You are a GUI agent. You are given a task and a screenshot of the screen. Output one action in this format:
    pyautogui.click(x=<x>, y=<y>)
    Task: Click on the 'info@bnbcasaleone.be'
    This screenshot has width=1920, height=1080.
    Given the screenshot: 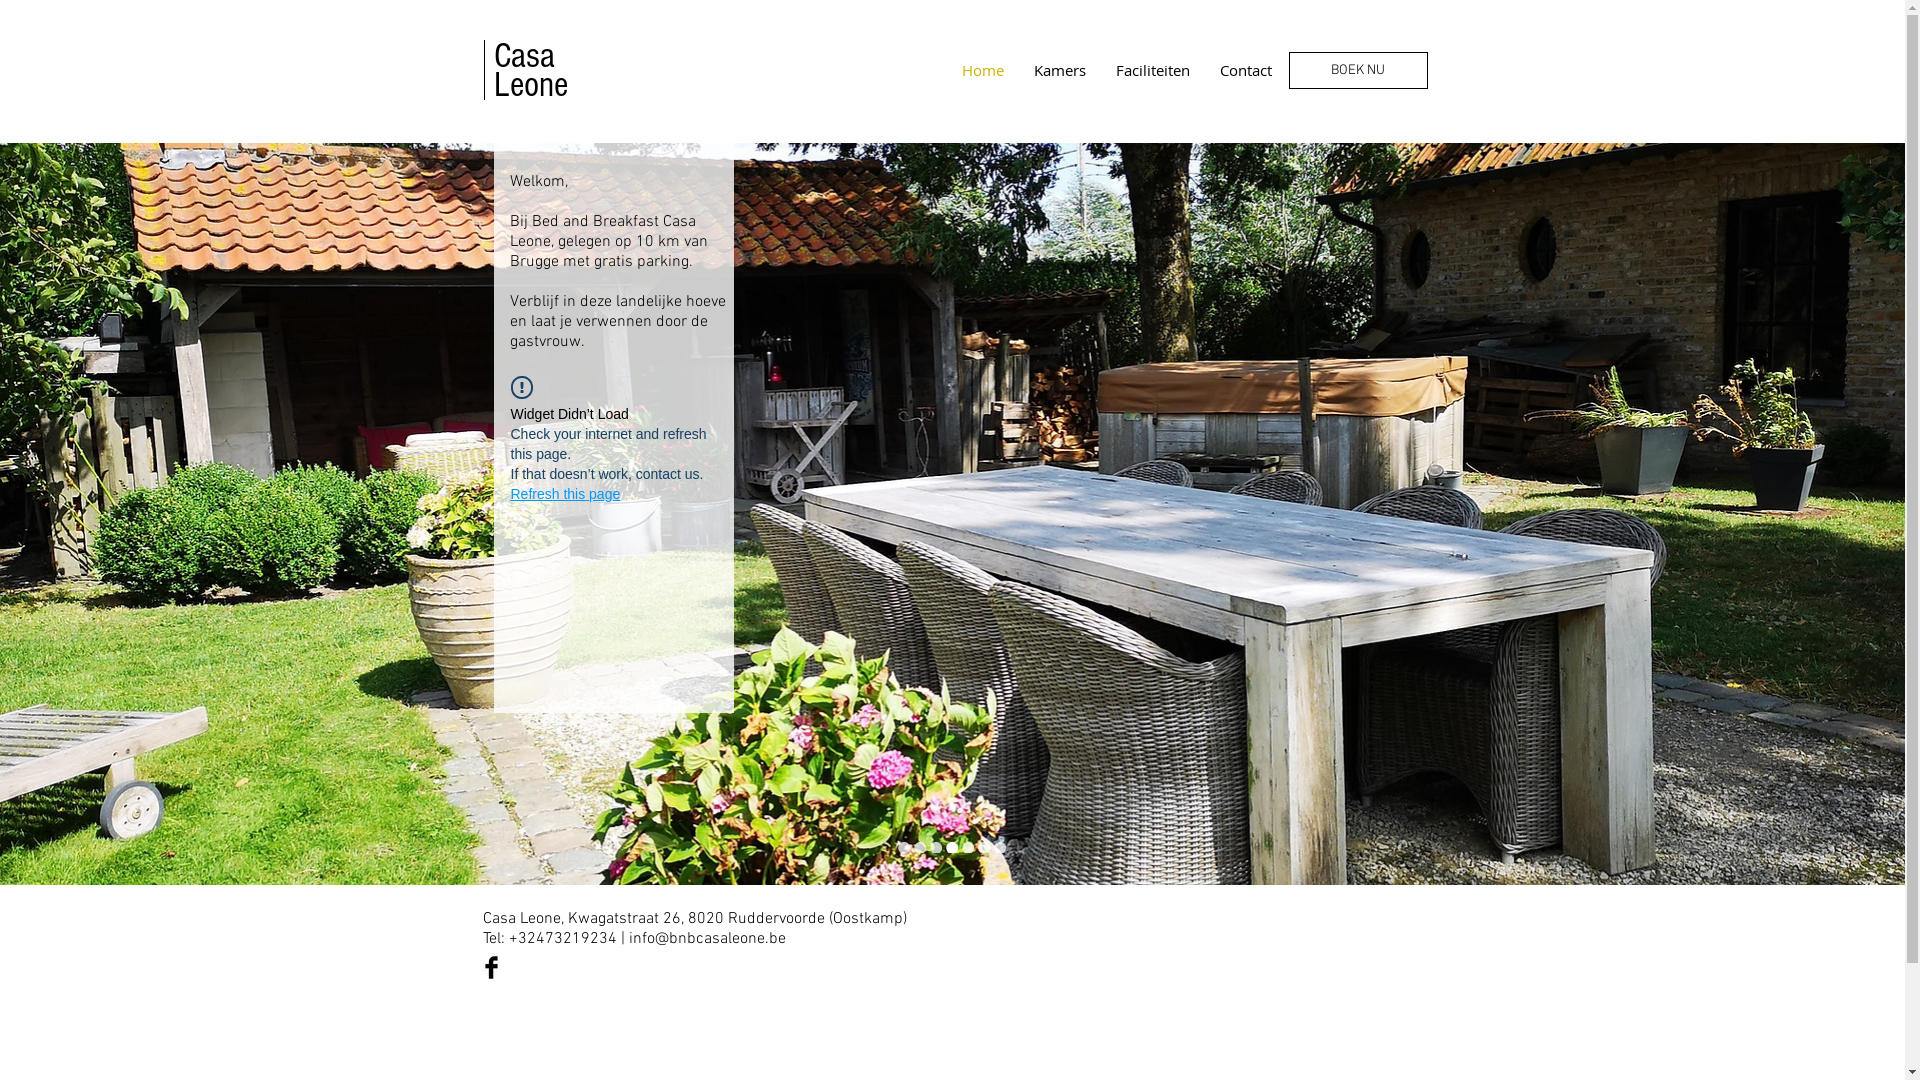 What is the action you would take?
    pyautogui.click(x=706, y=938)
    